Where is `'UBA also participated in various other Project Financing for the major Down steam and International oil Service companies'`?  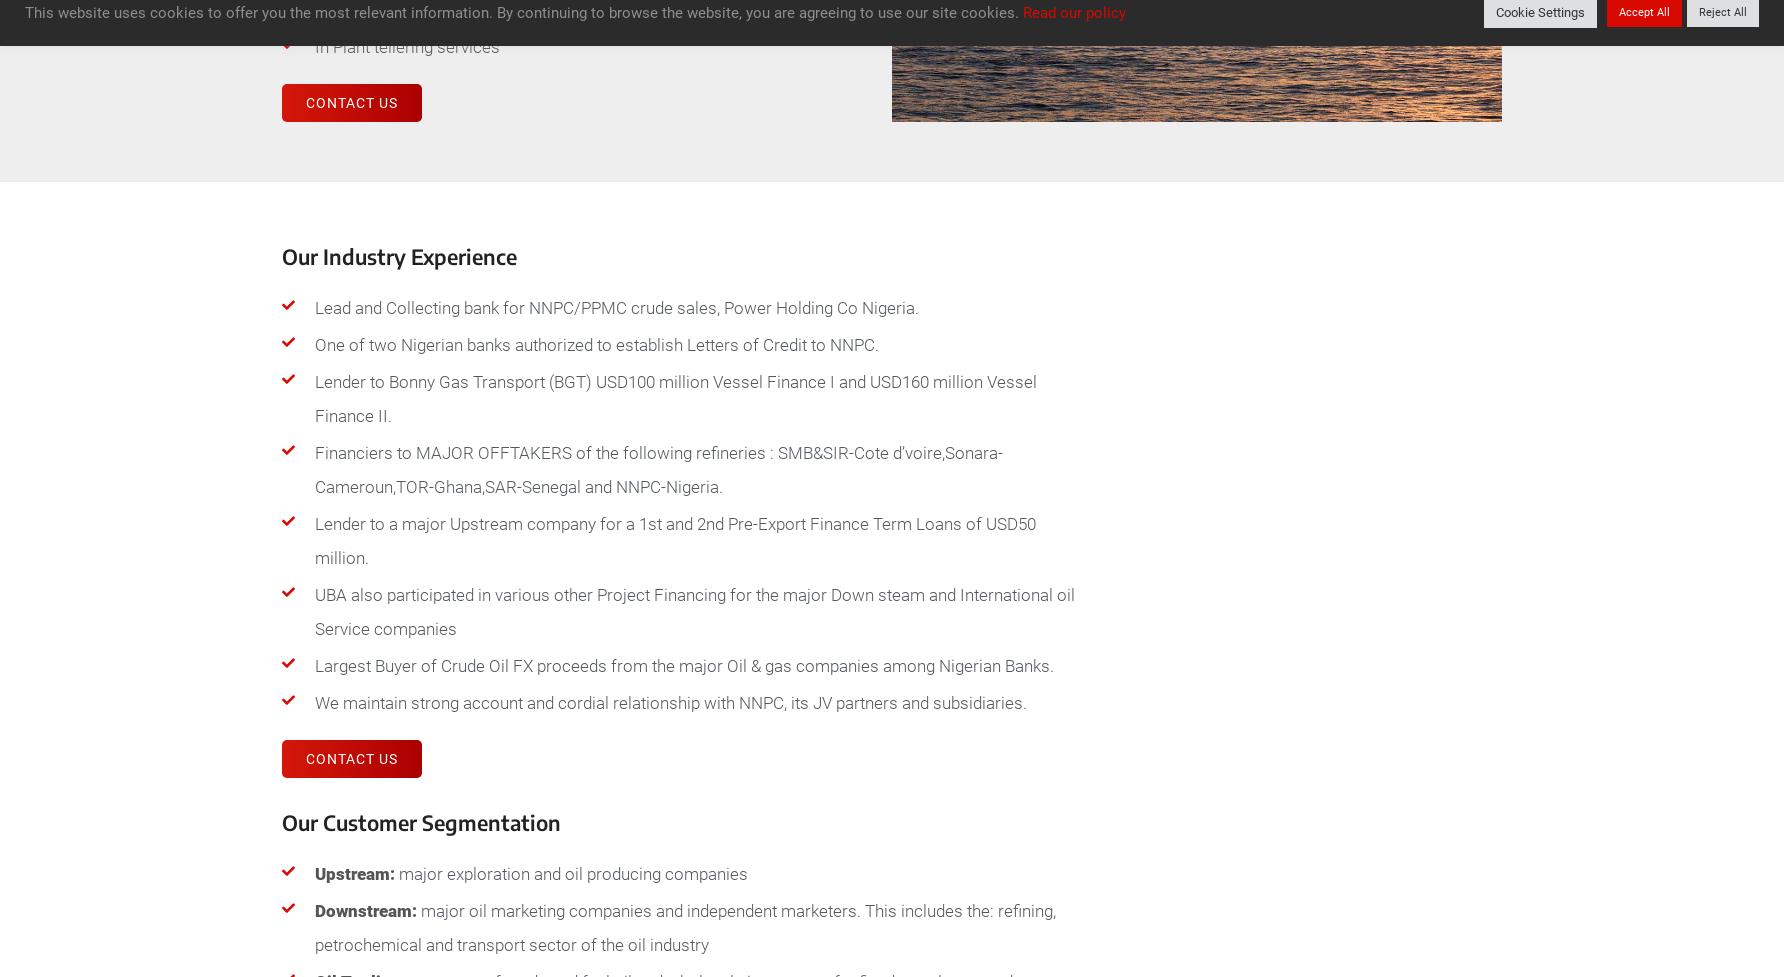 'UBA also participated in various other Project Financing for the major Down steam and International oil Service companies' is located at coordinates (315, 610).